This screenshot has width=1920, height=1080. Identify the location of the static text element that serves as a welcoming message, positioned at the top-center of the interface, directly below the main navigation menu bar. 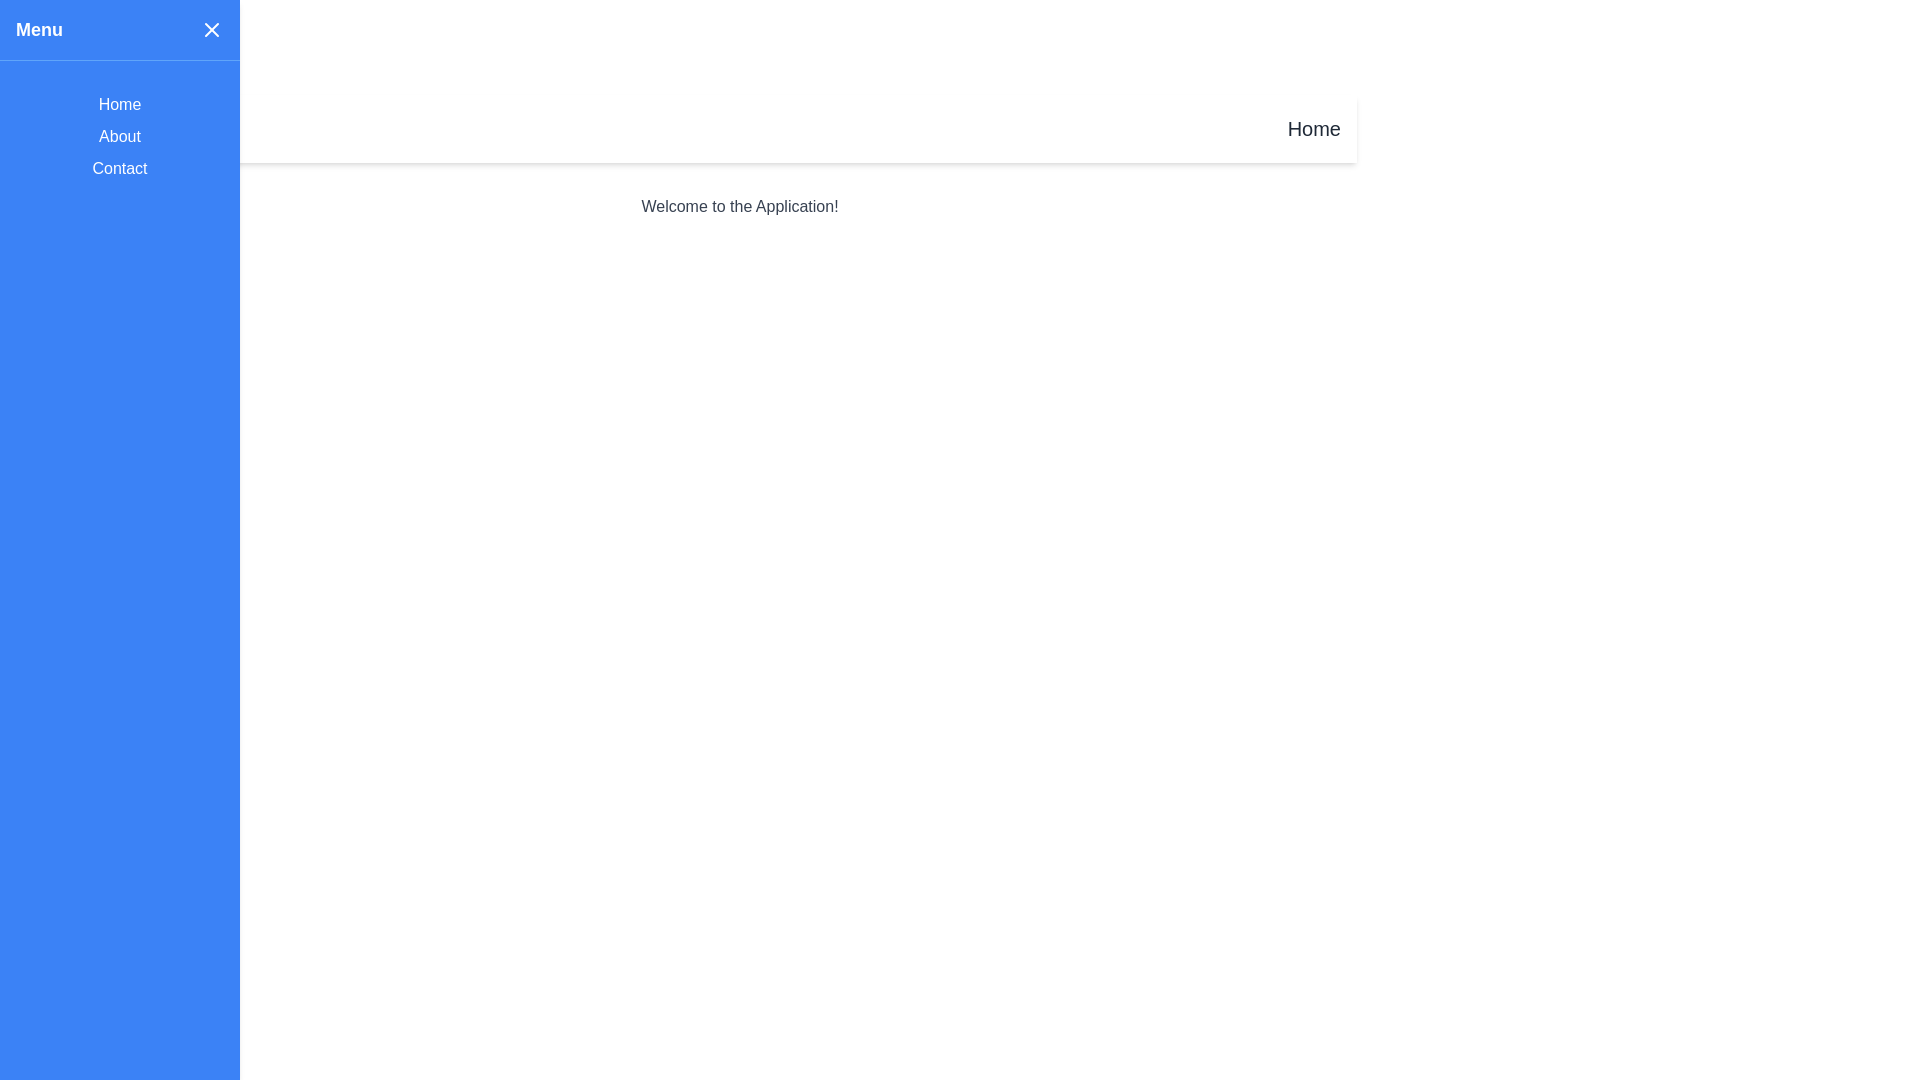
(738, 207).